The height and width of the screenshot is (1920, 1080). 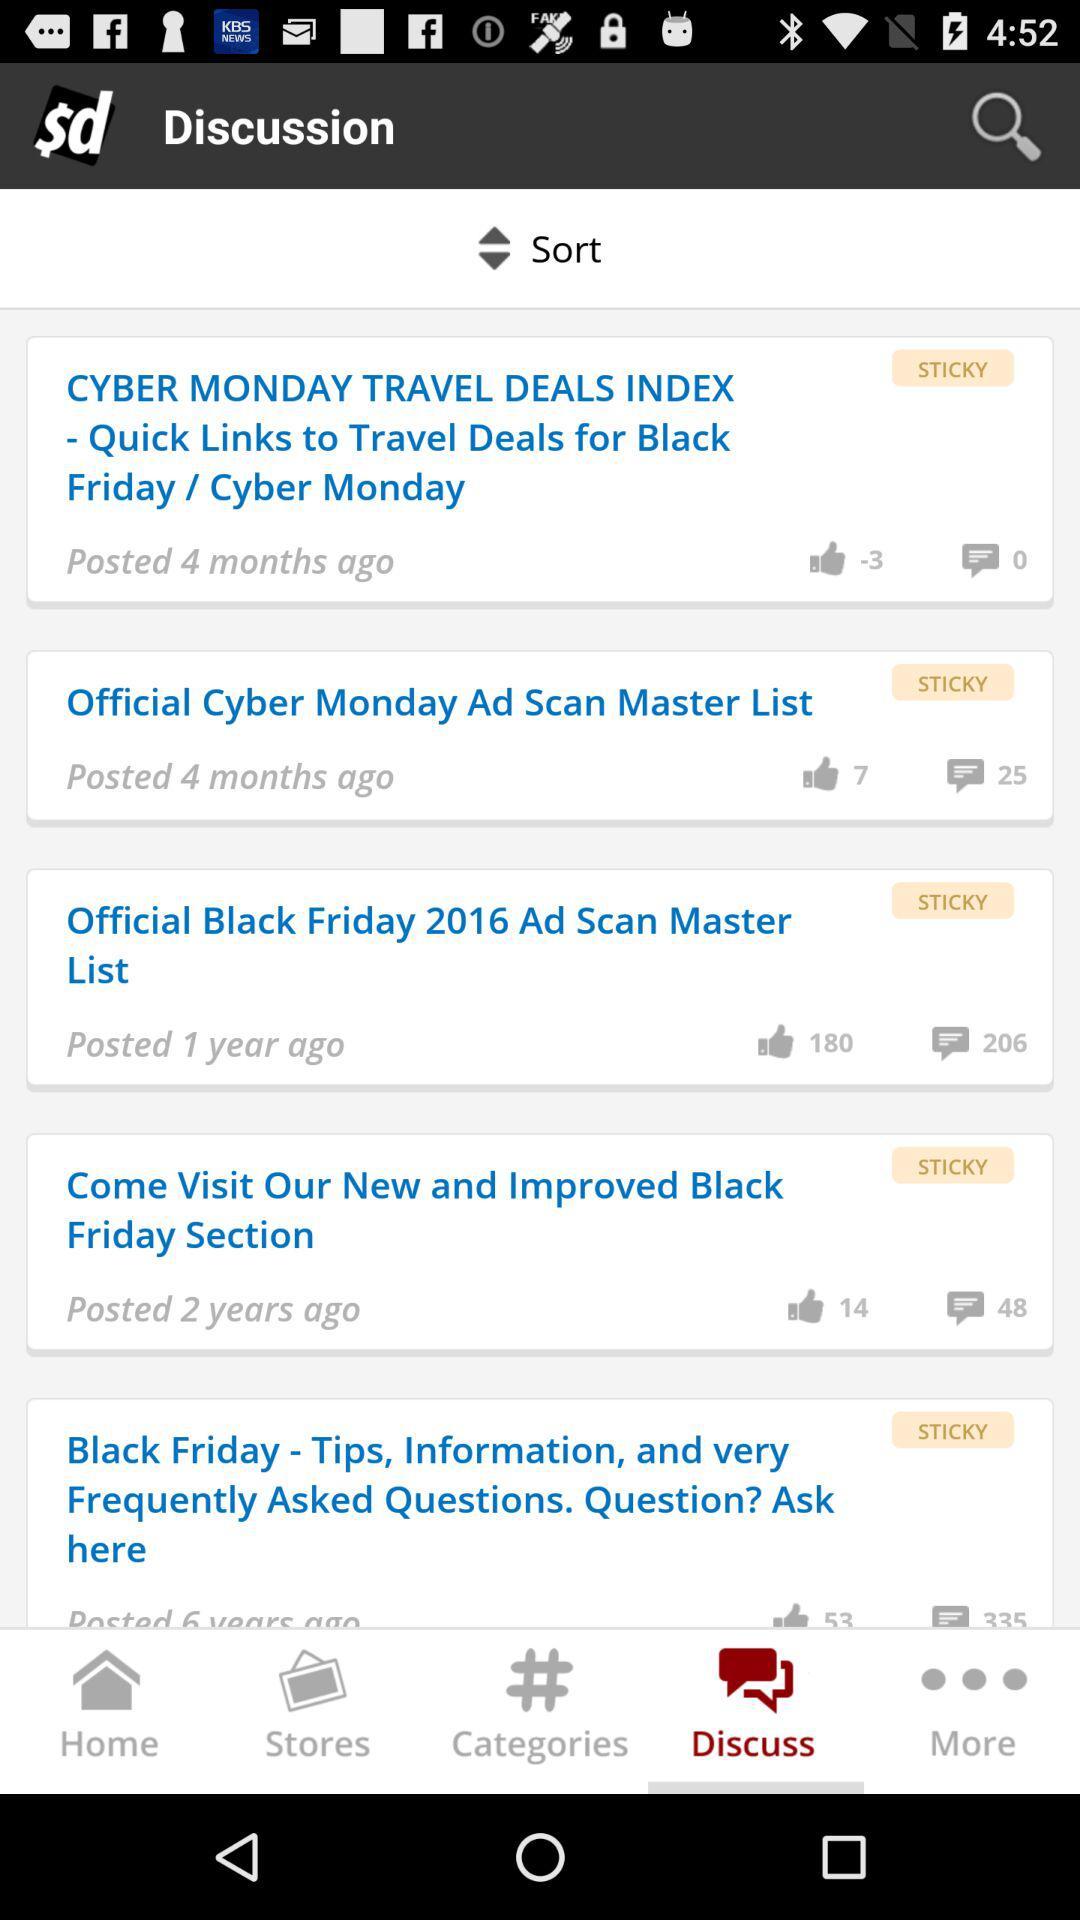 I want to click on the home icon, so click(x=108, y=1836).